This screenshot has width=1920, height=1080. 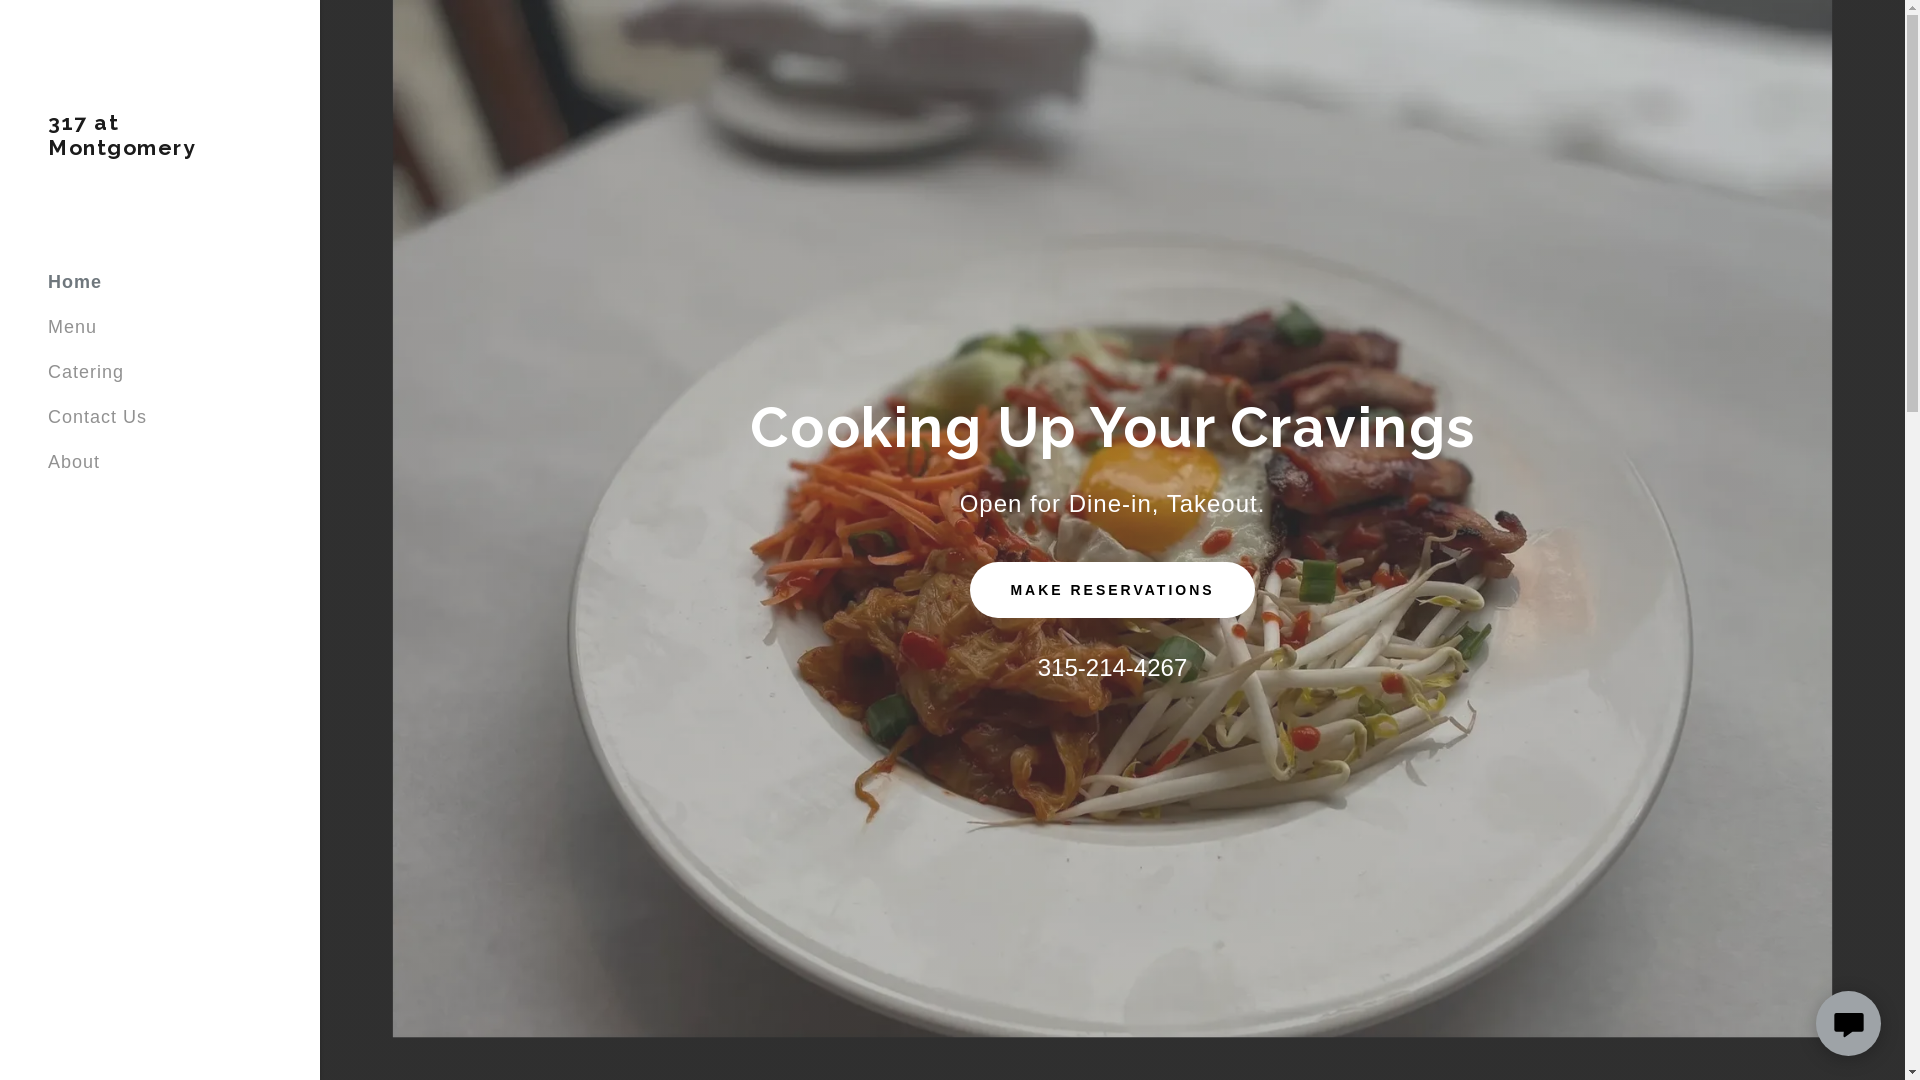 What do you see at coordinates (1111, 667) in the screenshot?
I see `'315-214-4267'` at bounding box center [1111, 667].